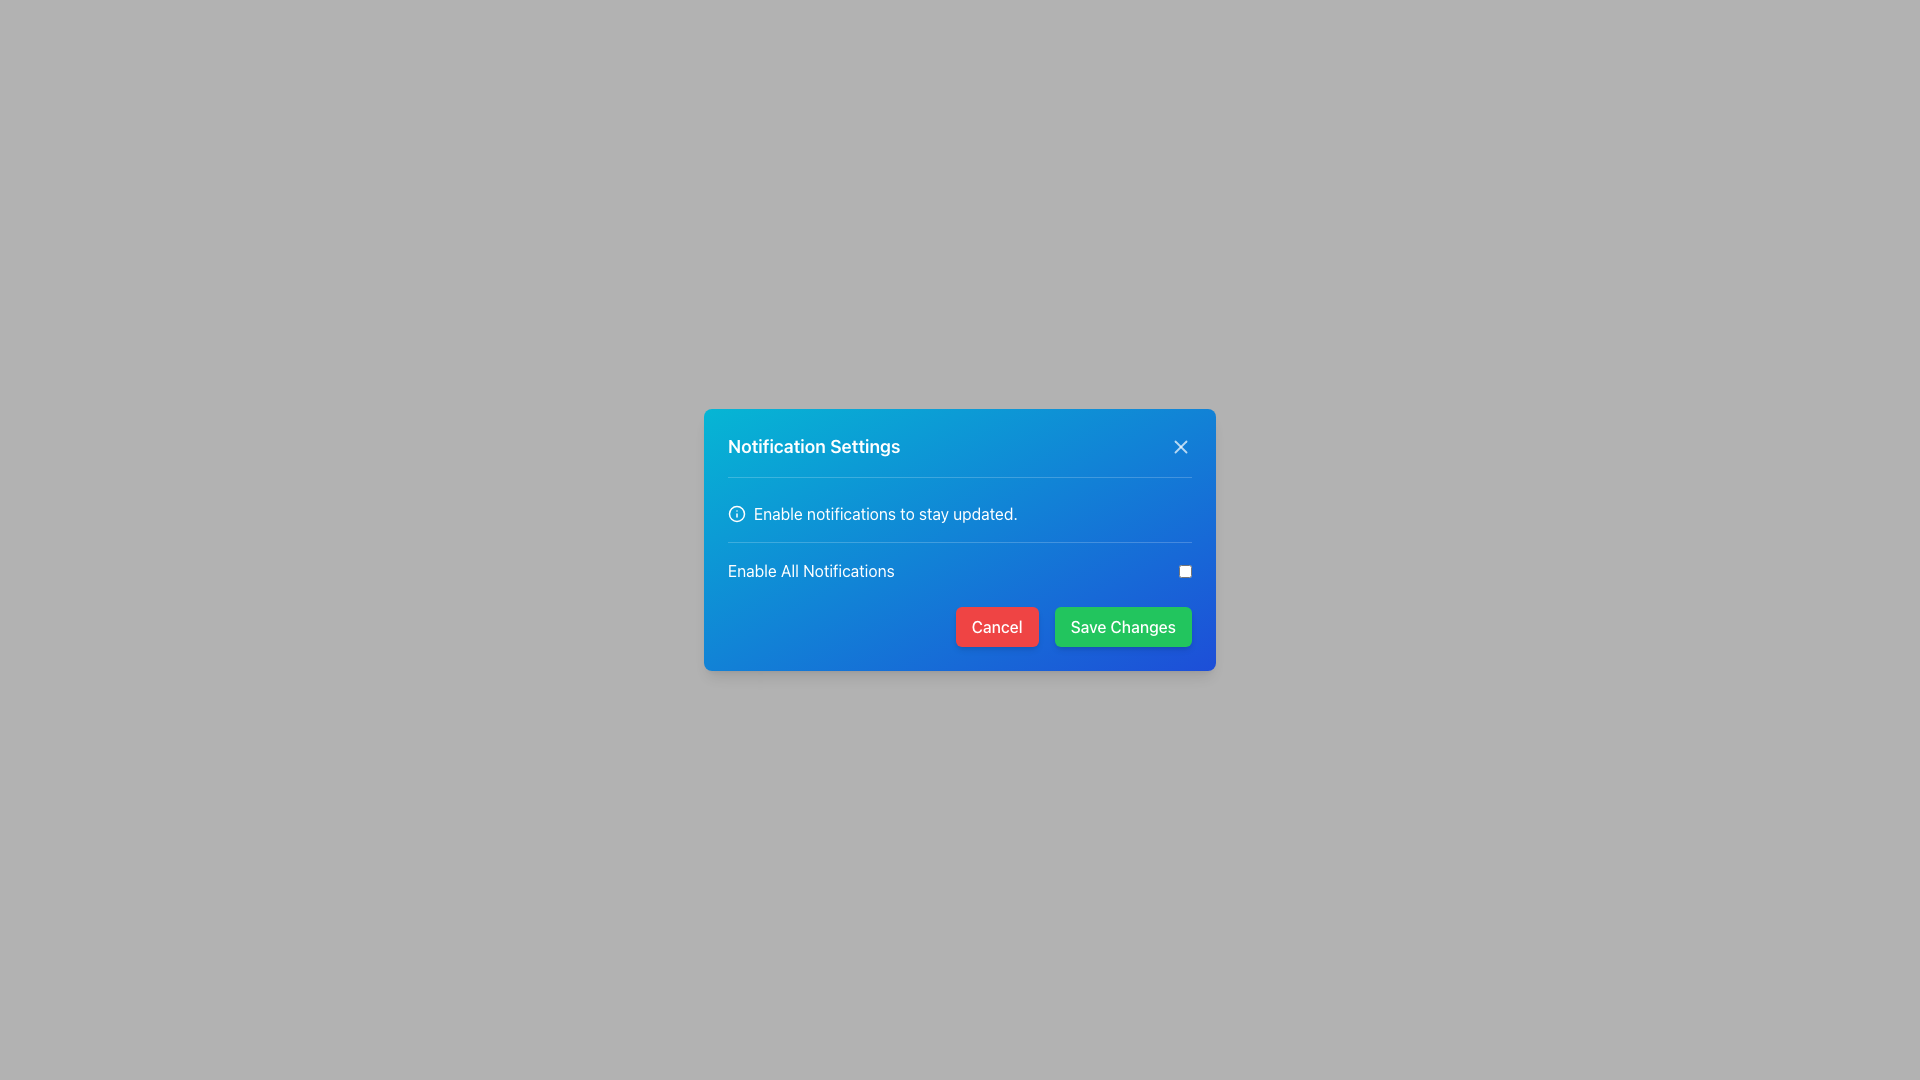  I want to click on the static text displaying 'Enable notifications to stay updated.' located in the 'Notification Settings' dialog, positioned to the right of the information icon, so click(884, 512).